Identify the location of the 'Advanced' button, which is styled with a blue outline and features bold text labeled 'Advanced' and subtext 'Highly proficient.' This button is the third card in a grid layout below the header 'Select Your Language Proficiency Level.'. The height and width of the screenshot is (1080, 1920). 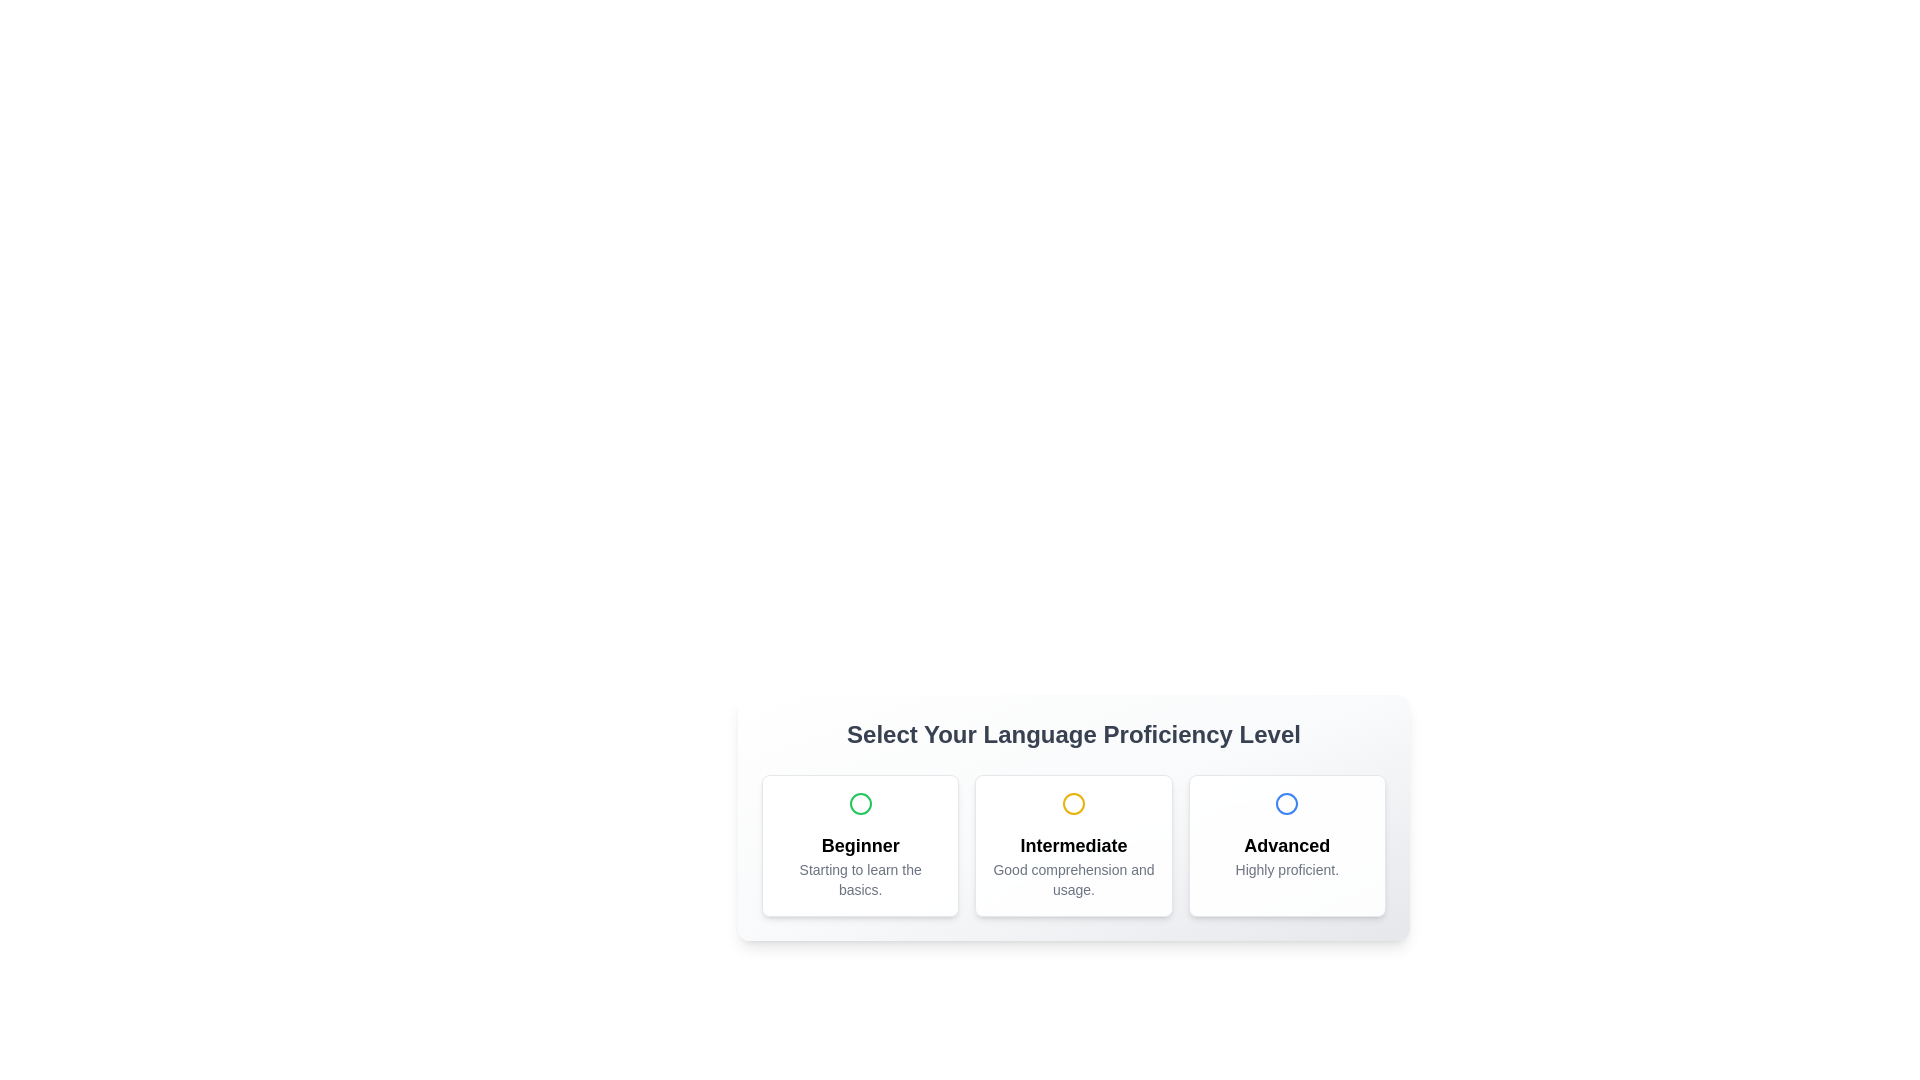
(1286, 845).